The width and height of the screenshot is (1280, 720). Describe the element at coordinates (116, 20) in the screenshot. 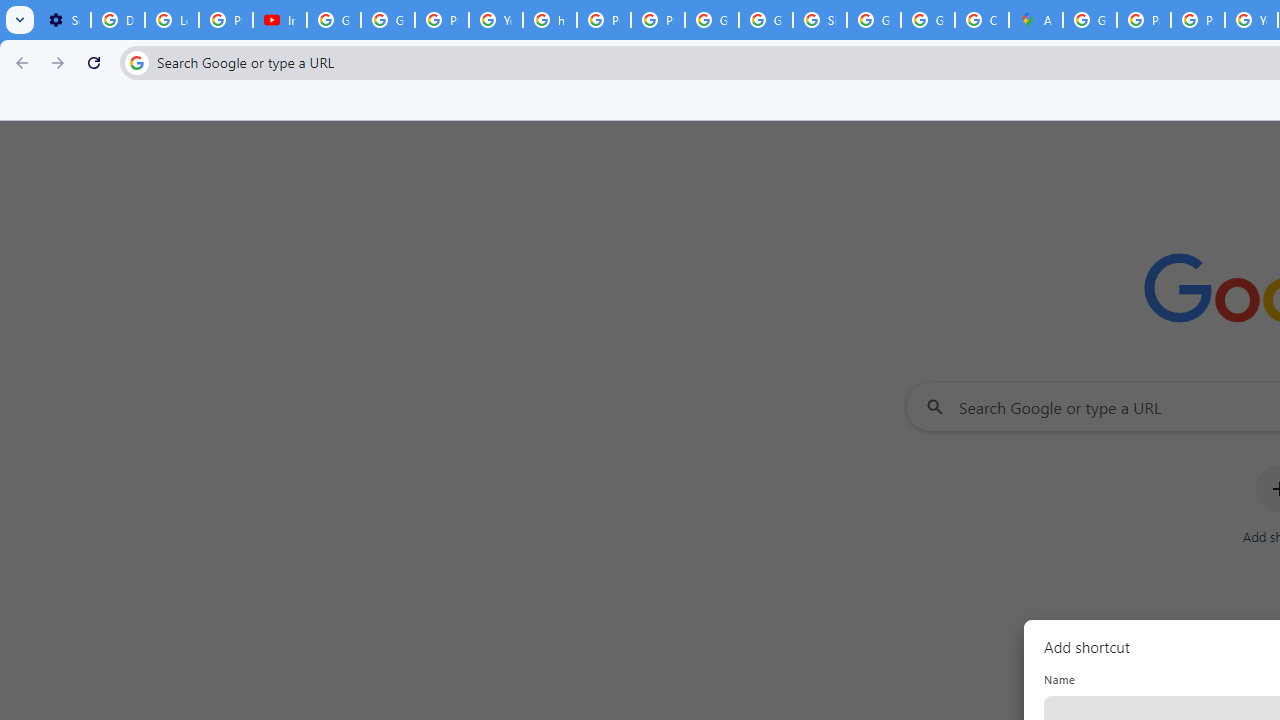

I see `'Delete photos & videos - Computer - Google Photos Help'` at that location.